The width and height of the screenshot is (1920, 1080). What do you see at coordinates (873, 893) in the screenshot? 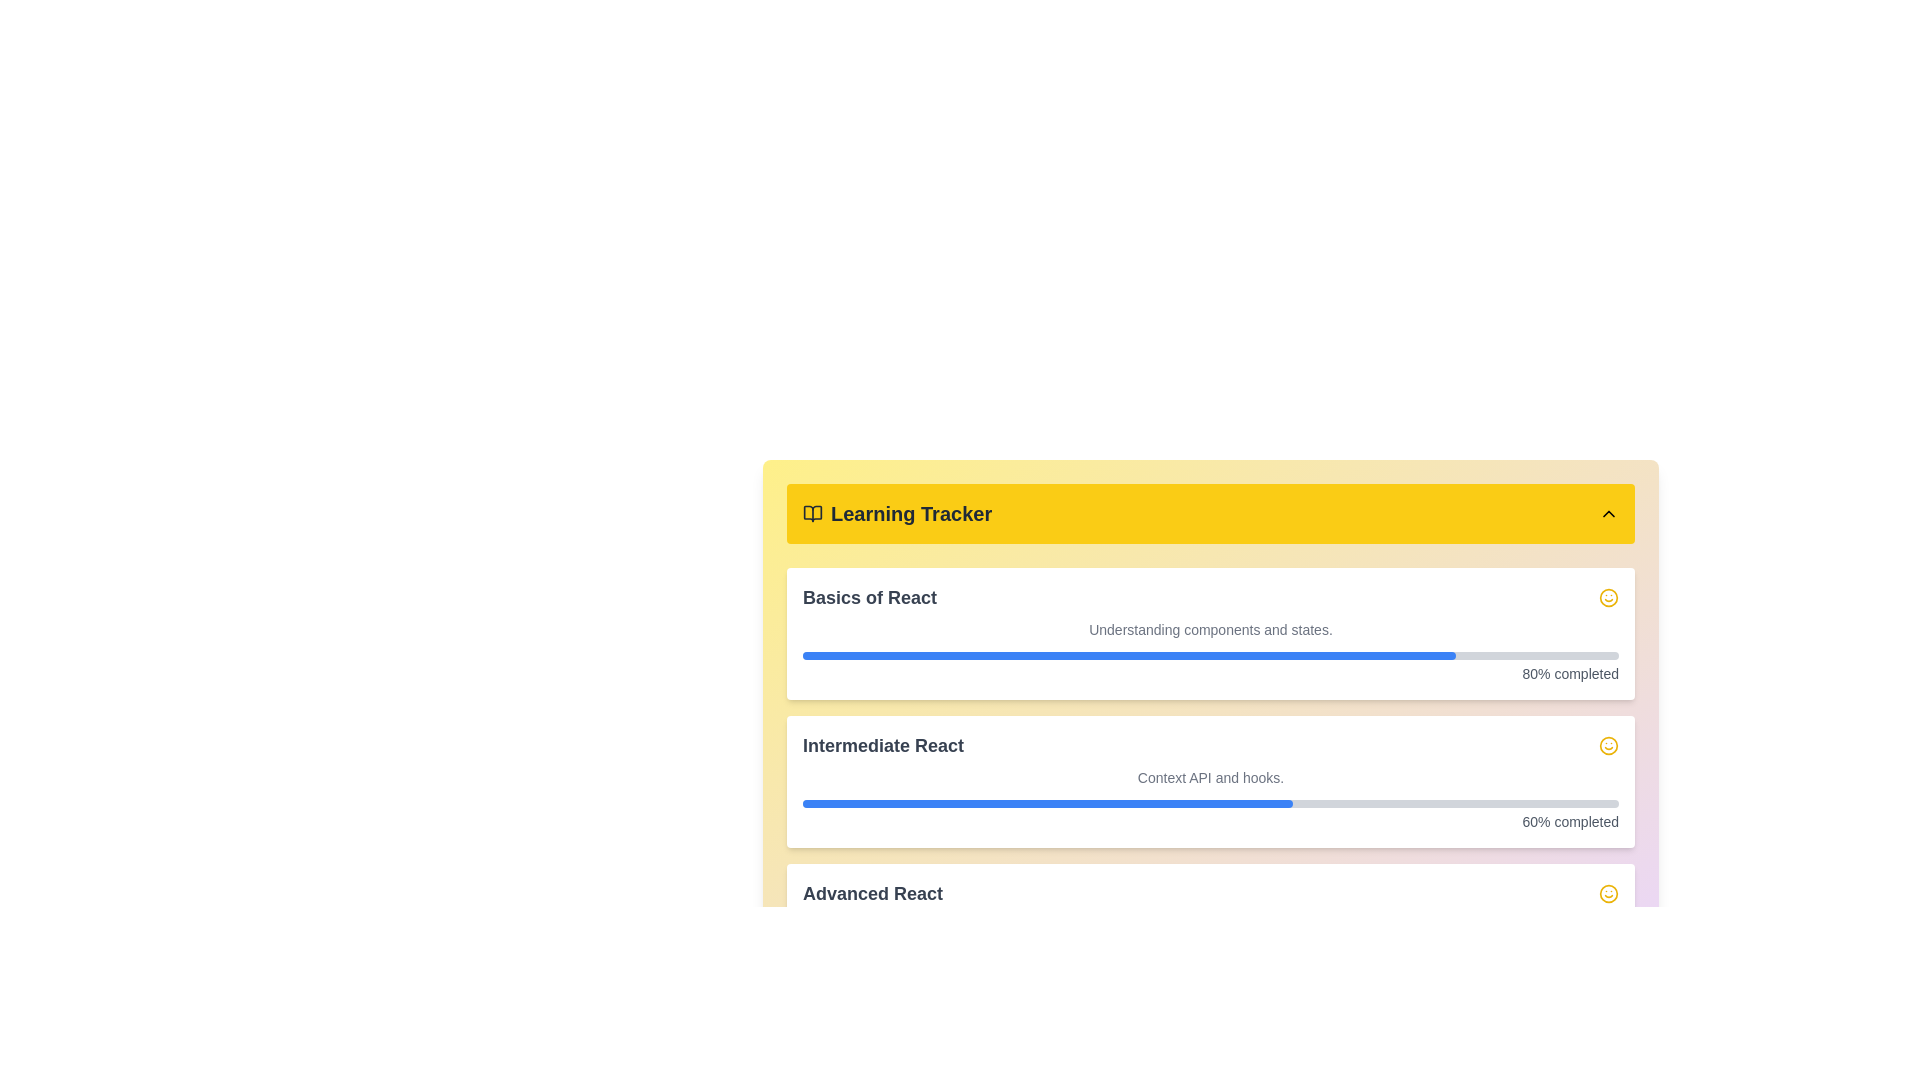
I see `text label that displays 'Advanced React' in a bold and large font, styled in dark gray, located below 'Basics of React' and 'Intermediate React'` at bounding box center [873, 893].